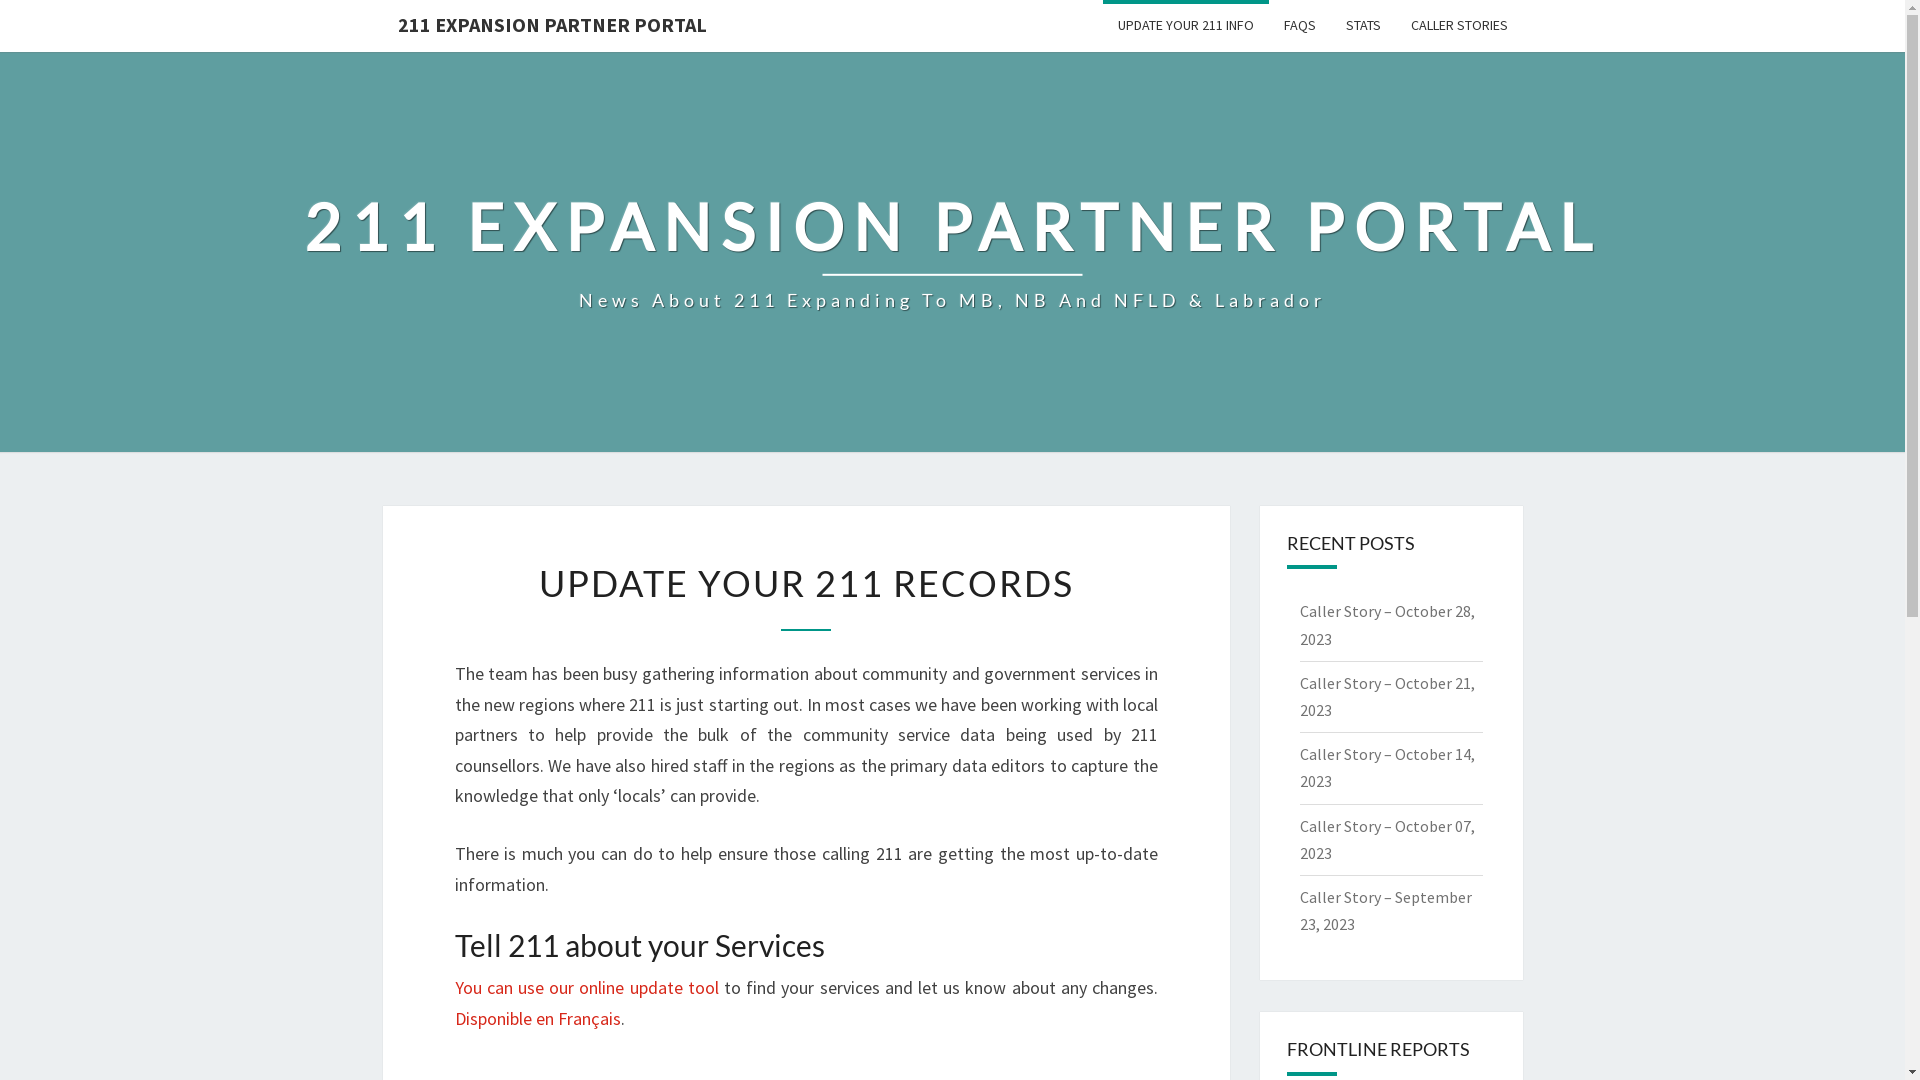 Image resolution: width=1920 pixels, height=1080 pixels. What do you see at coordinates (568, 1018) in the screenshot?
I see `'r'` at bounding box center [568, 1018].